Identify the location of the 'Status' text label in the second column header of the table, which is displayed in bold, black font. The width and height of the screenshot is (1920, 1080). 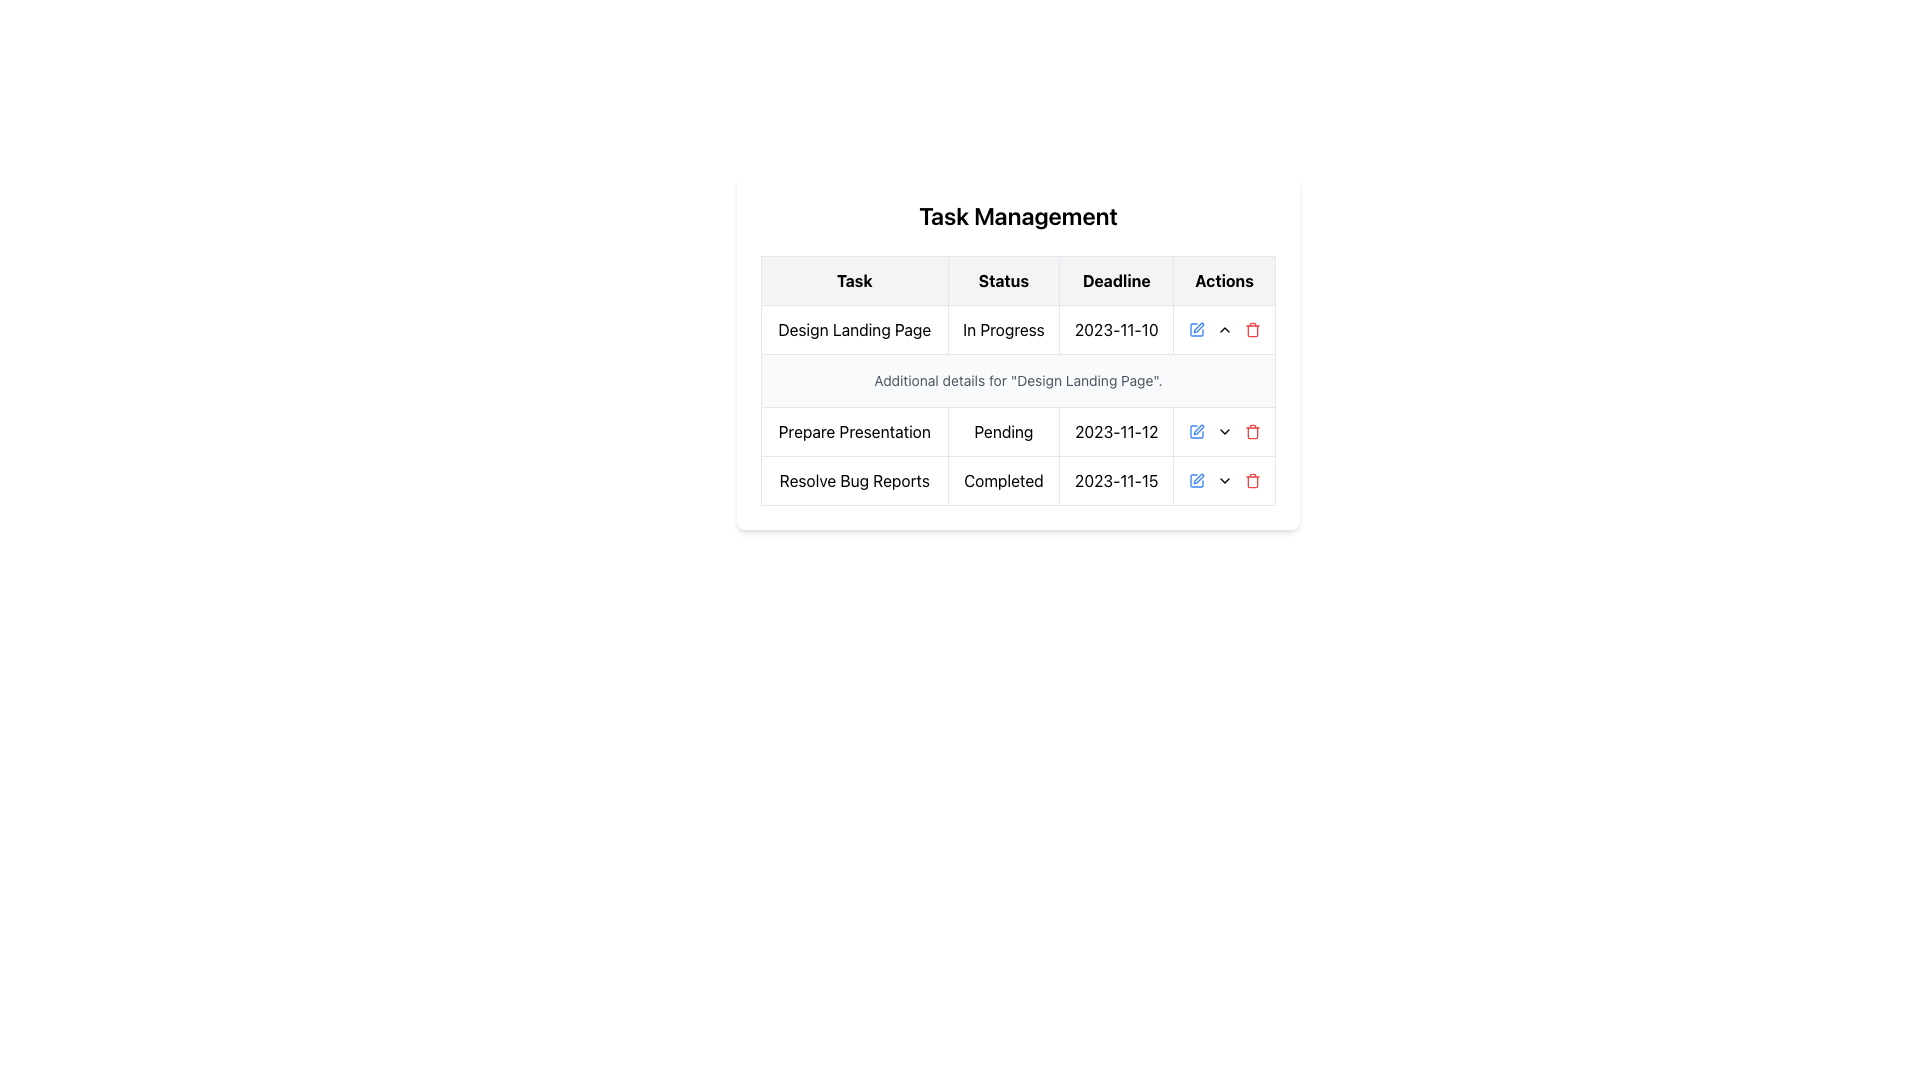
(1003, 281).